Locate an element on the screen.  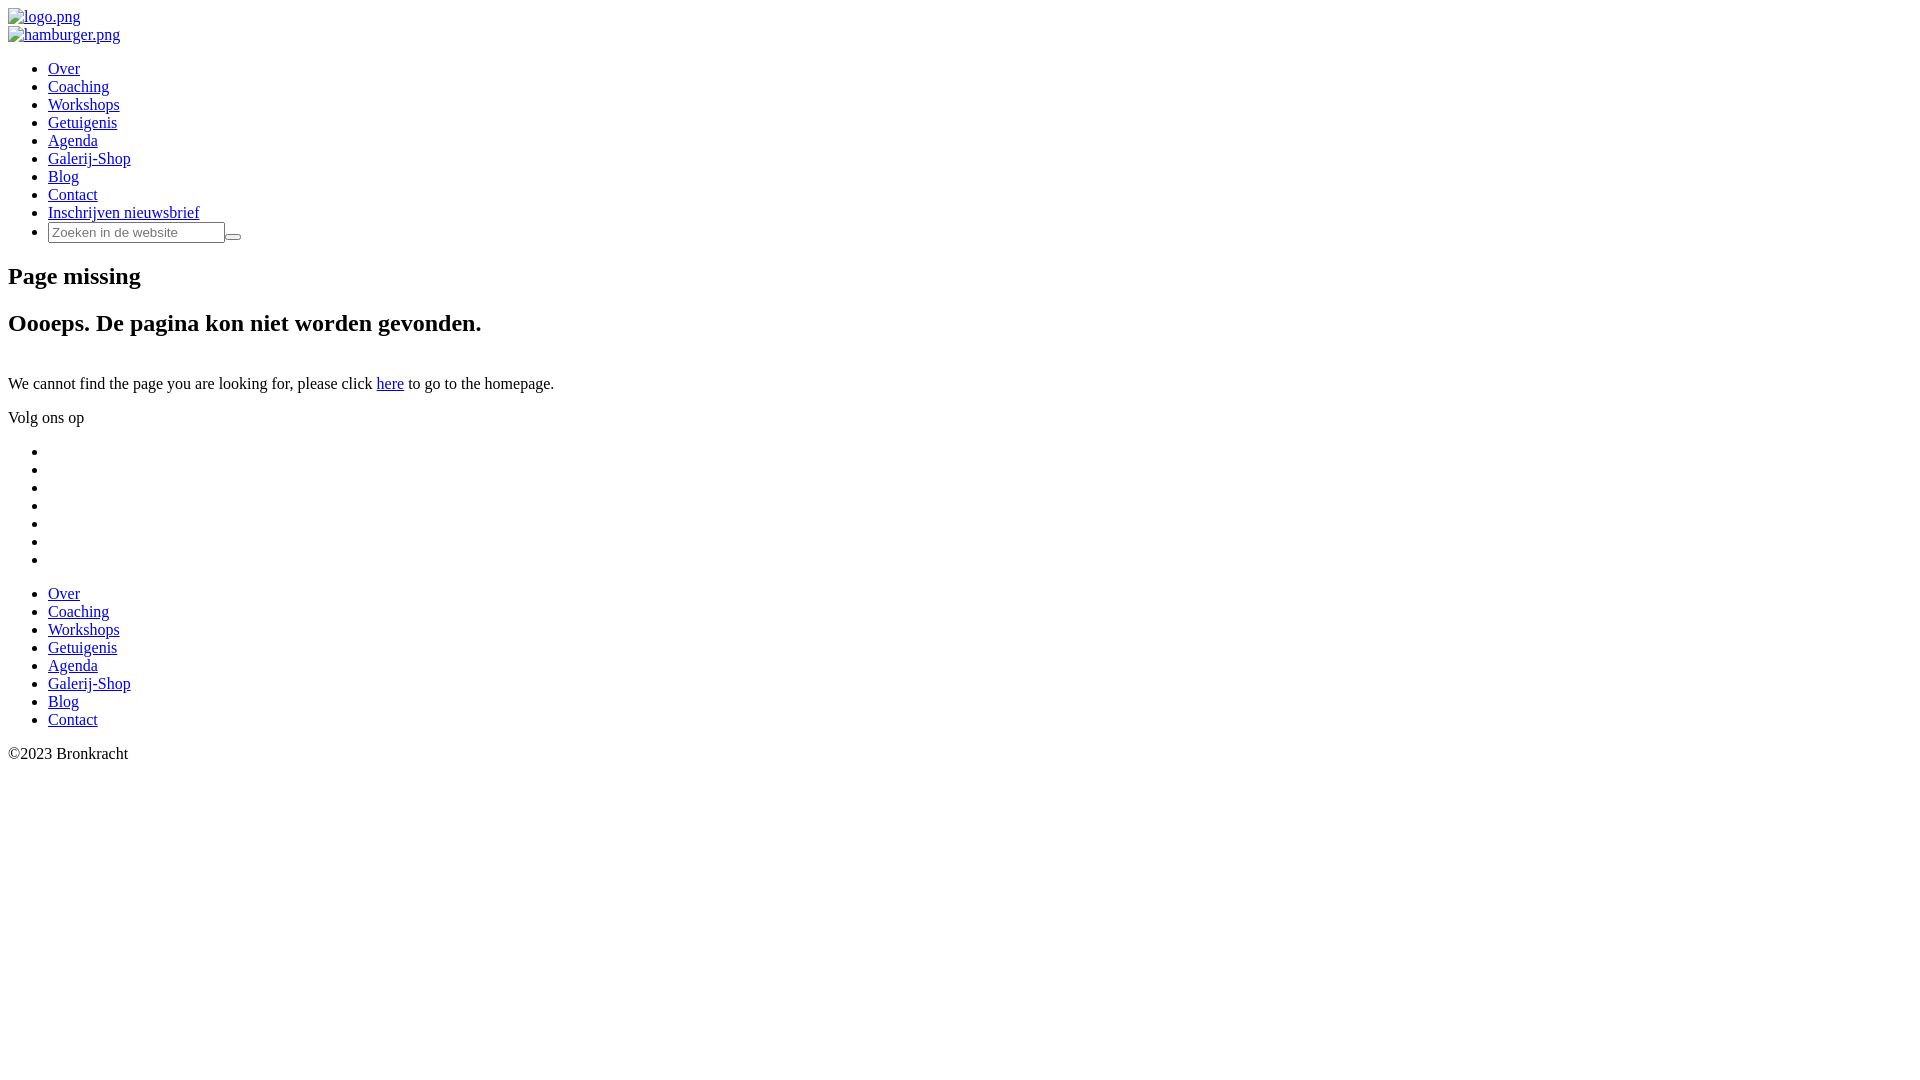
'Coaching' is located at coordinates (78, 610).